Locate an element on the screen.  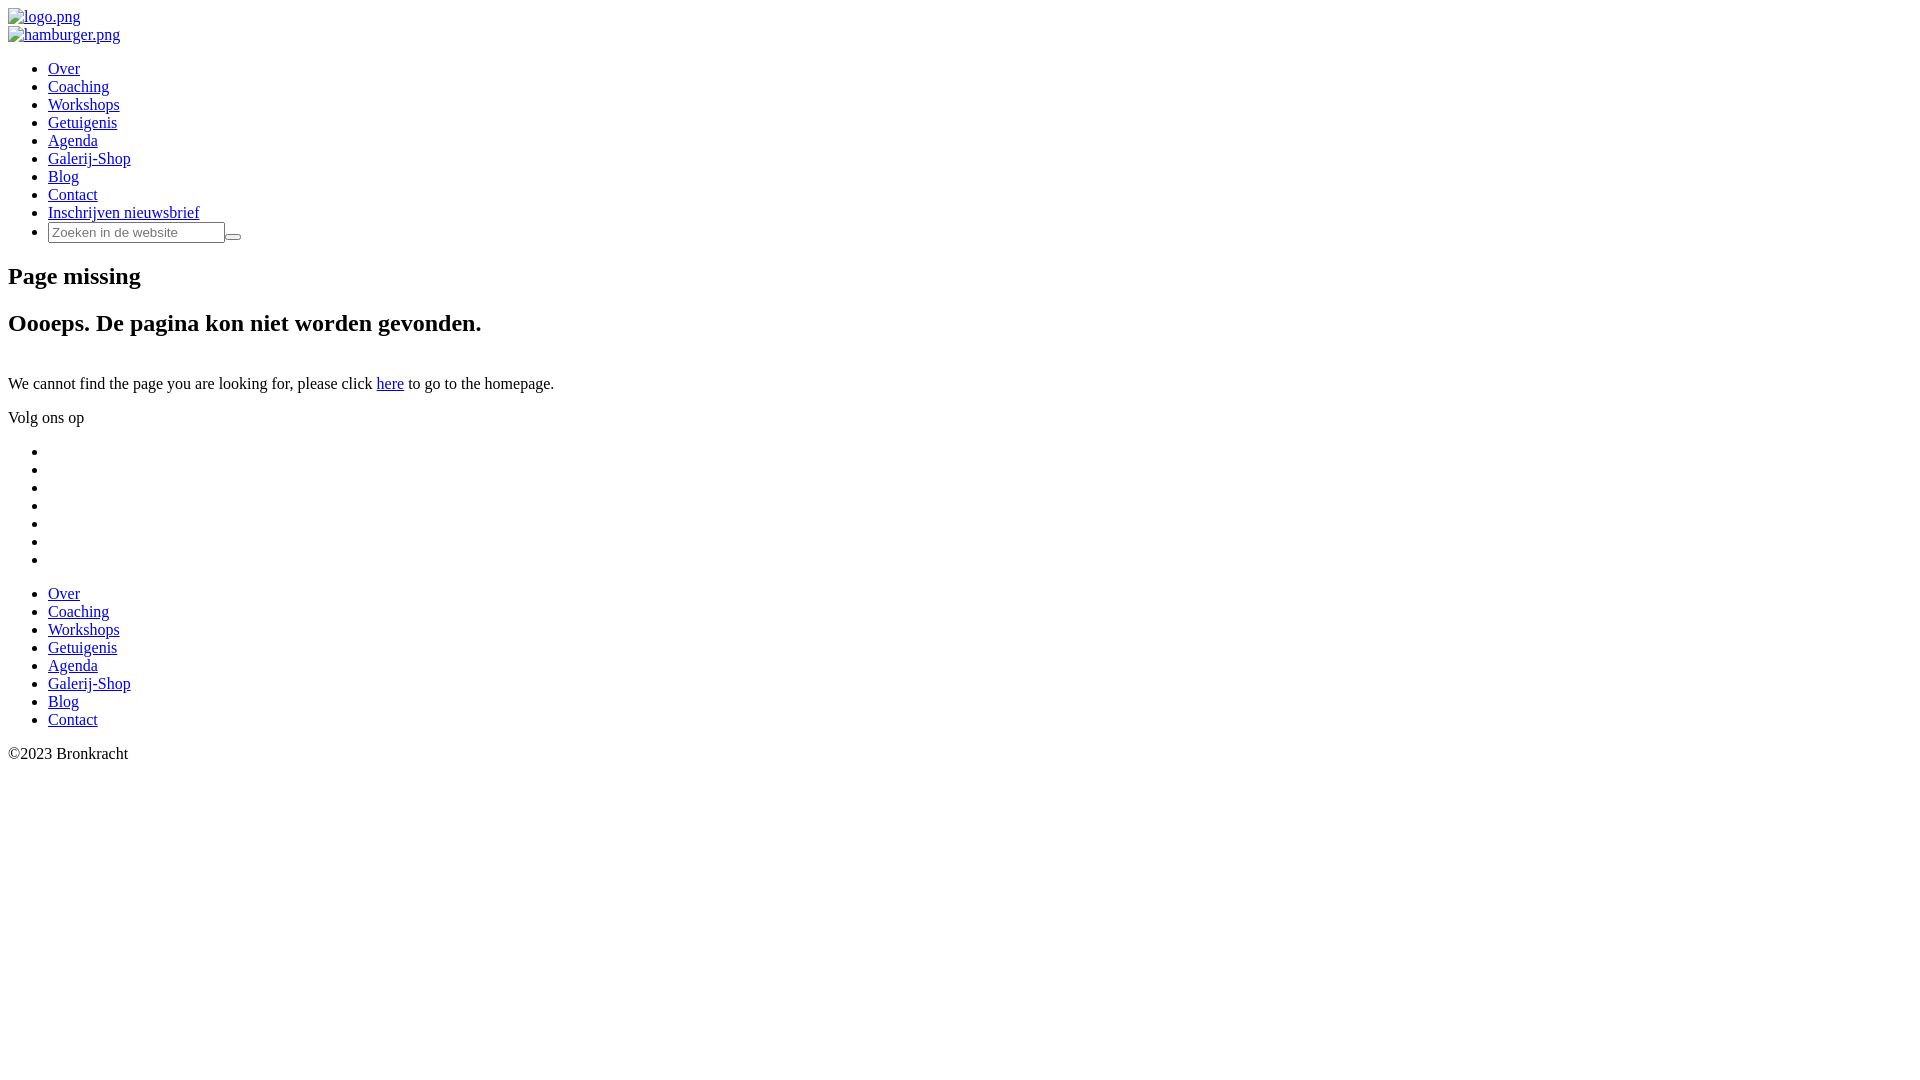
'Coaching' is located at coordinates (78, 610).